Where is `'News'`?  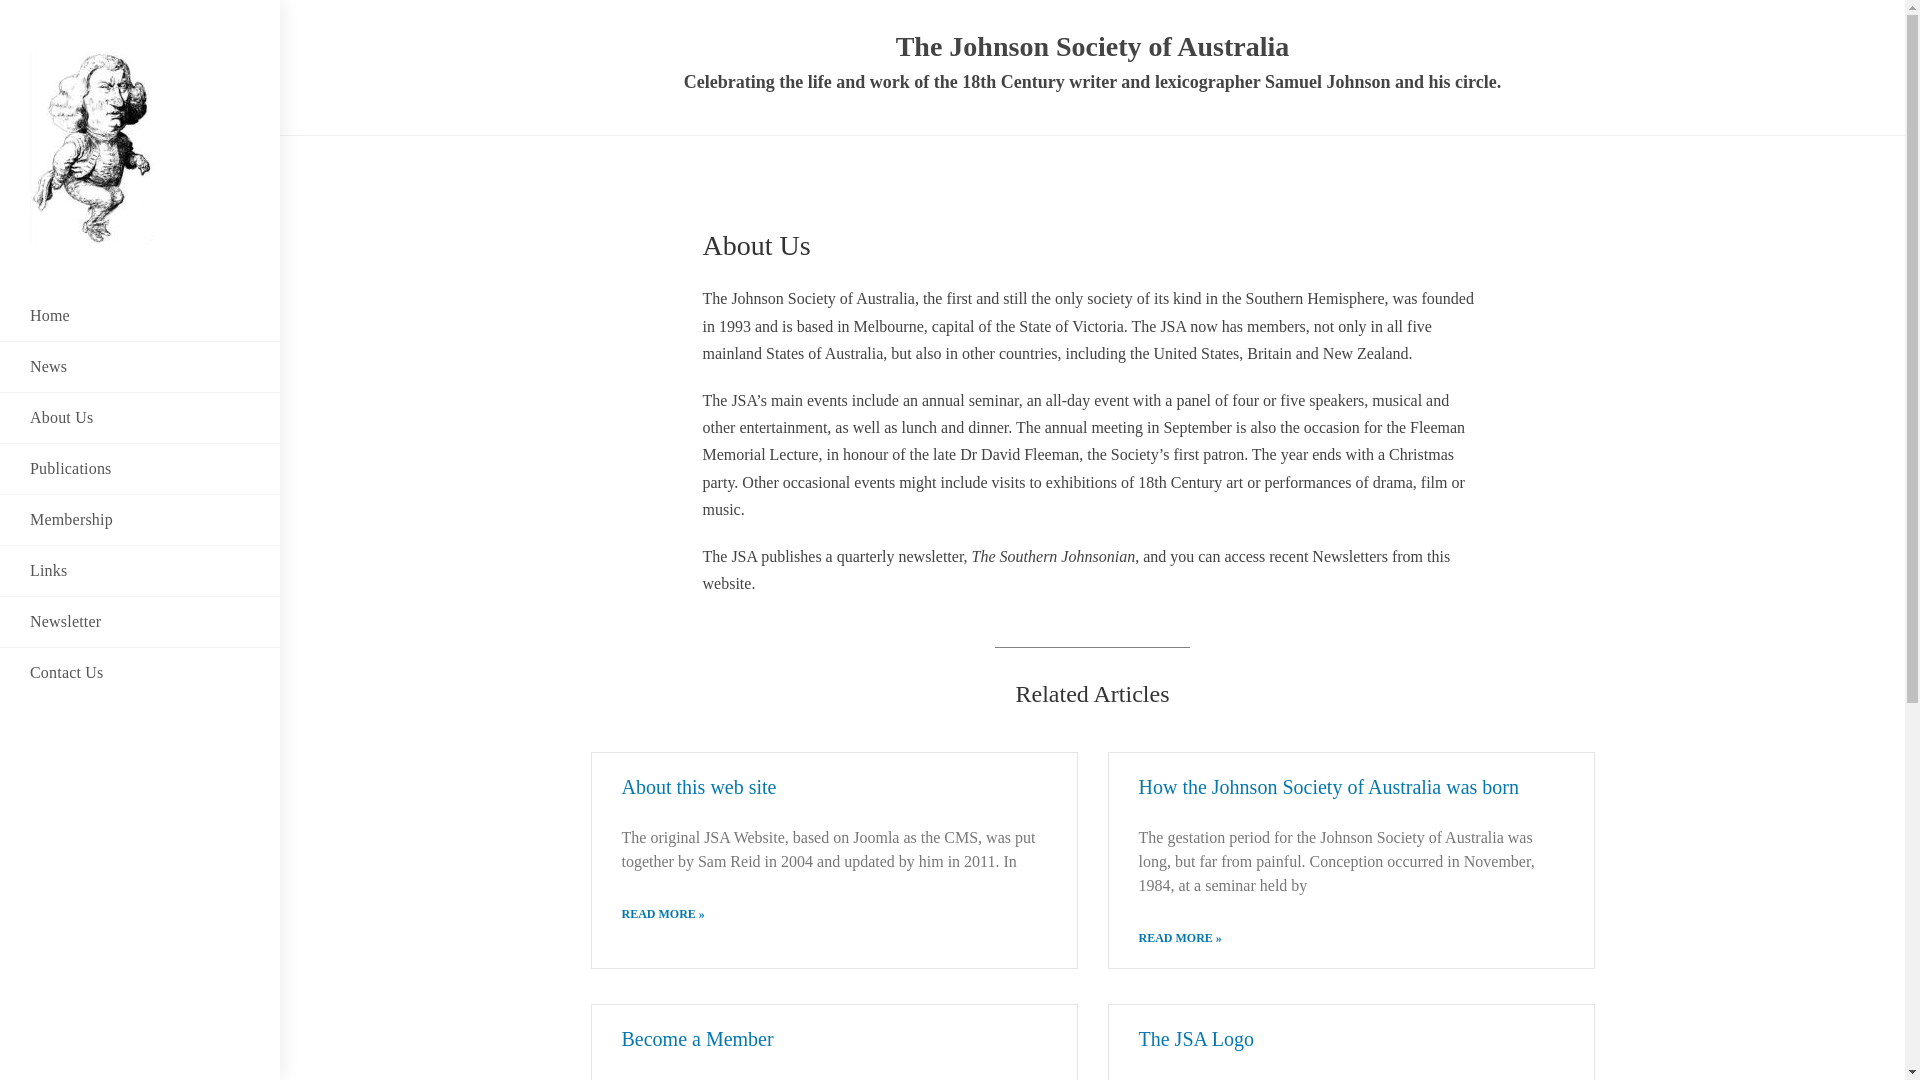
'News' is located at coordinates (138, 366).